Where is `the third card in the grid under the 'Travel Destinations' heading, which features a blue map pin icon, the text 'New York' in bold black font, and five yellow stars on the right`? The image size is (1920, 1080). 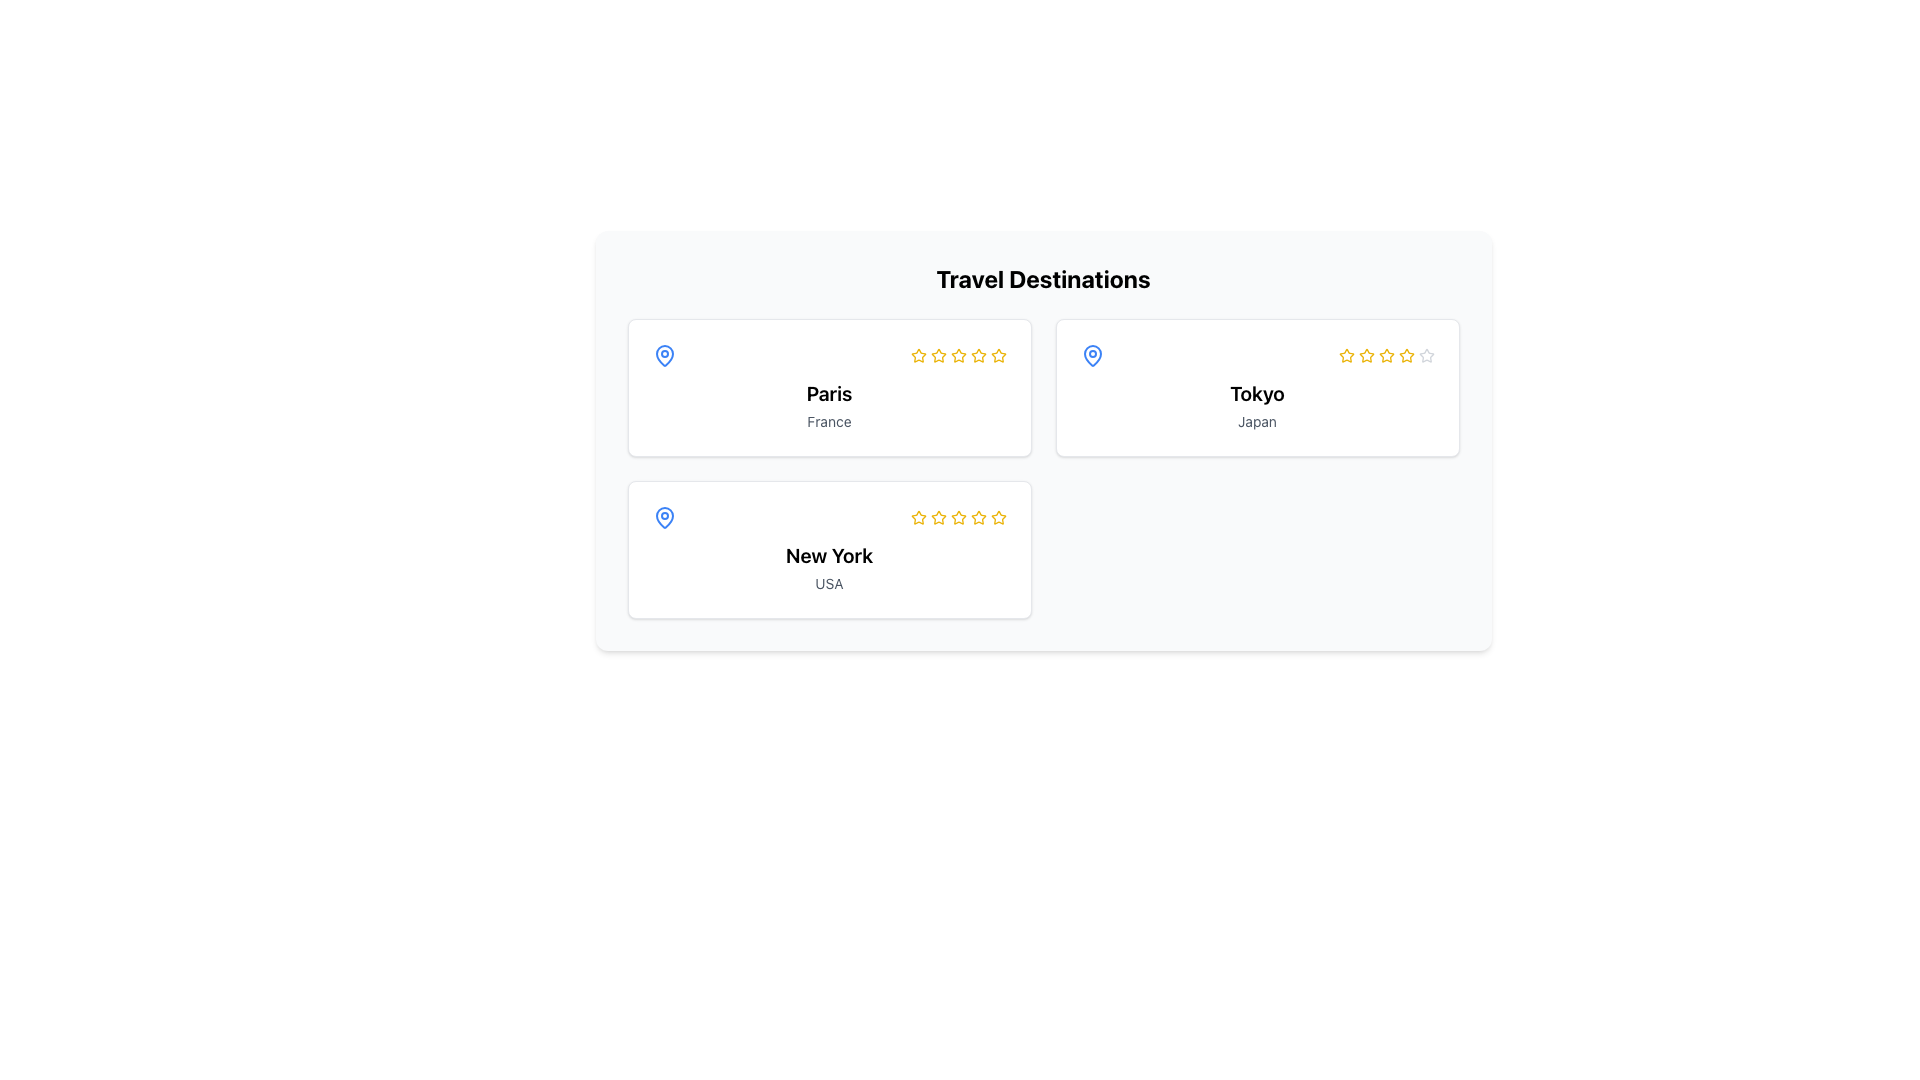 the third card in the grid under the 'Travel Destinations' heading, which features a blue map pin icon, the text 'New York' in bold black font, and five yellow stars on the right is located at coordinates (829, 550).